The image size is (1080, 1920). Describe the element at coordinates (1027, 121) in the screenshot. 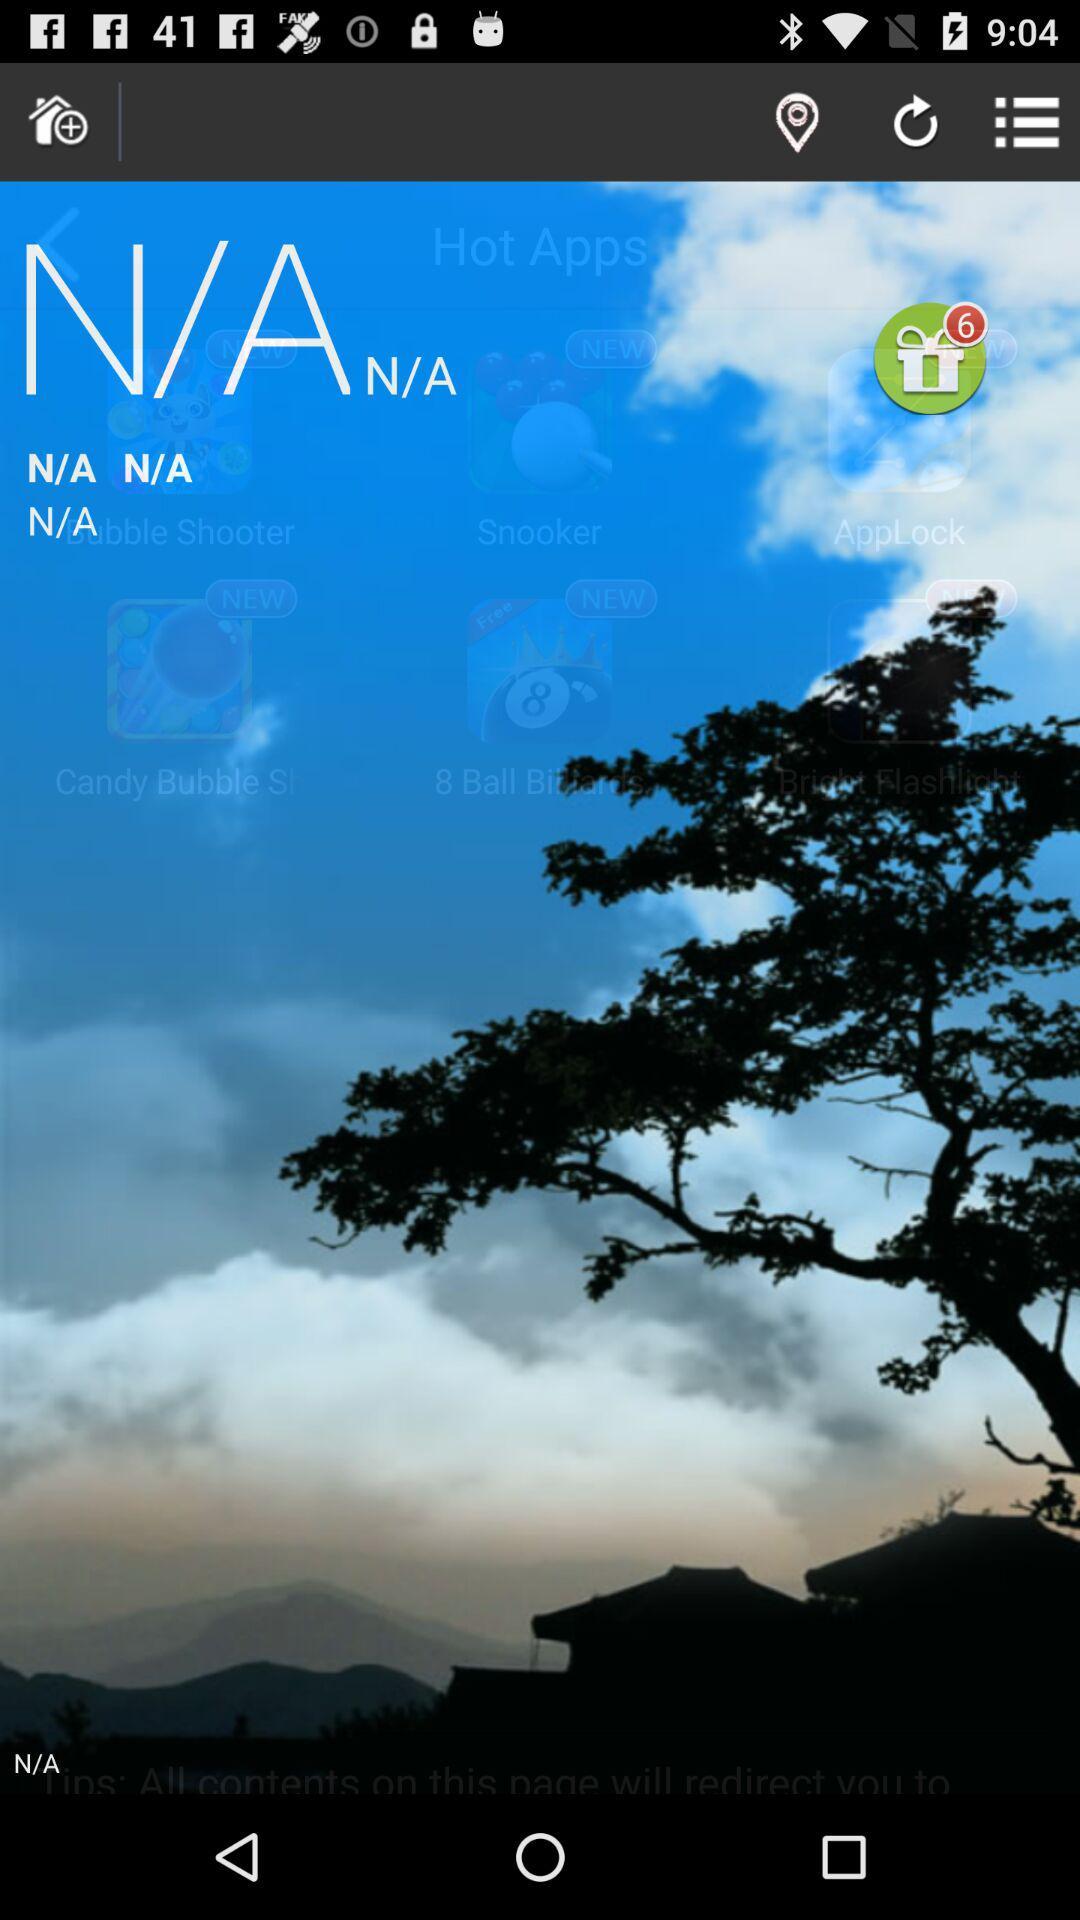

I see `app above the 6 app` at that location.